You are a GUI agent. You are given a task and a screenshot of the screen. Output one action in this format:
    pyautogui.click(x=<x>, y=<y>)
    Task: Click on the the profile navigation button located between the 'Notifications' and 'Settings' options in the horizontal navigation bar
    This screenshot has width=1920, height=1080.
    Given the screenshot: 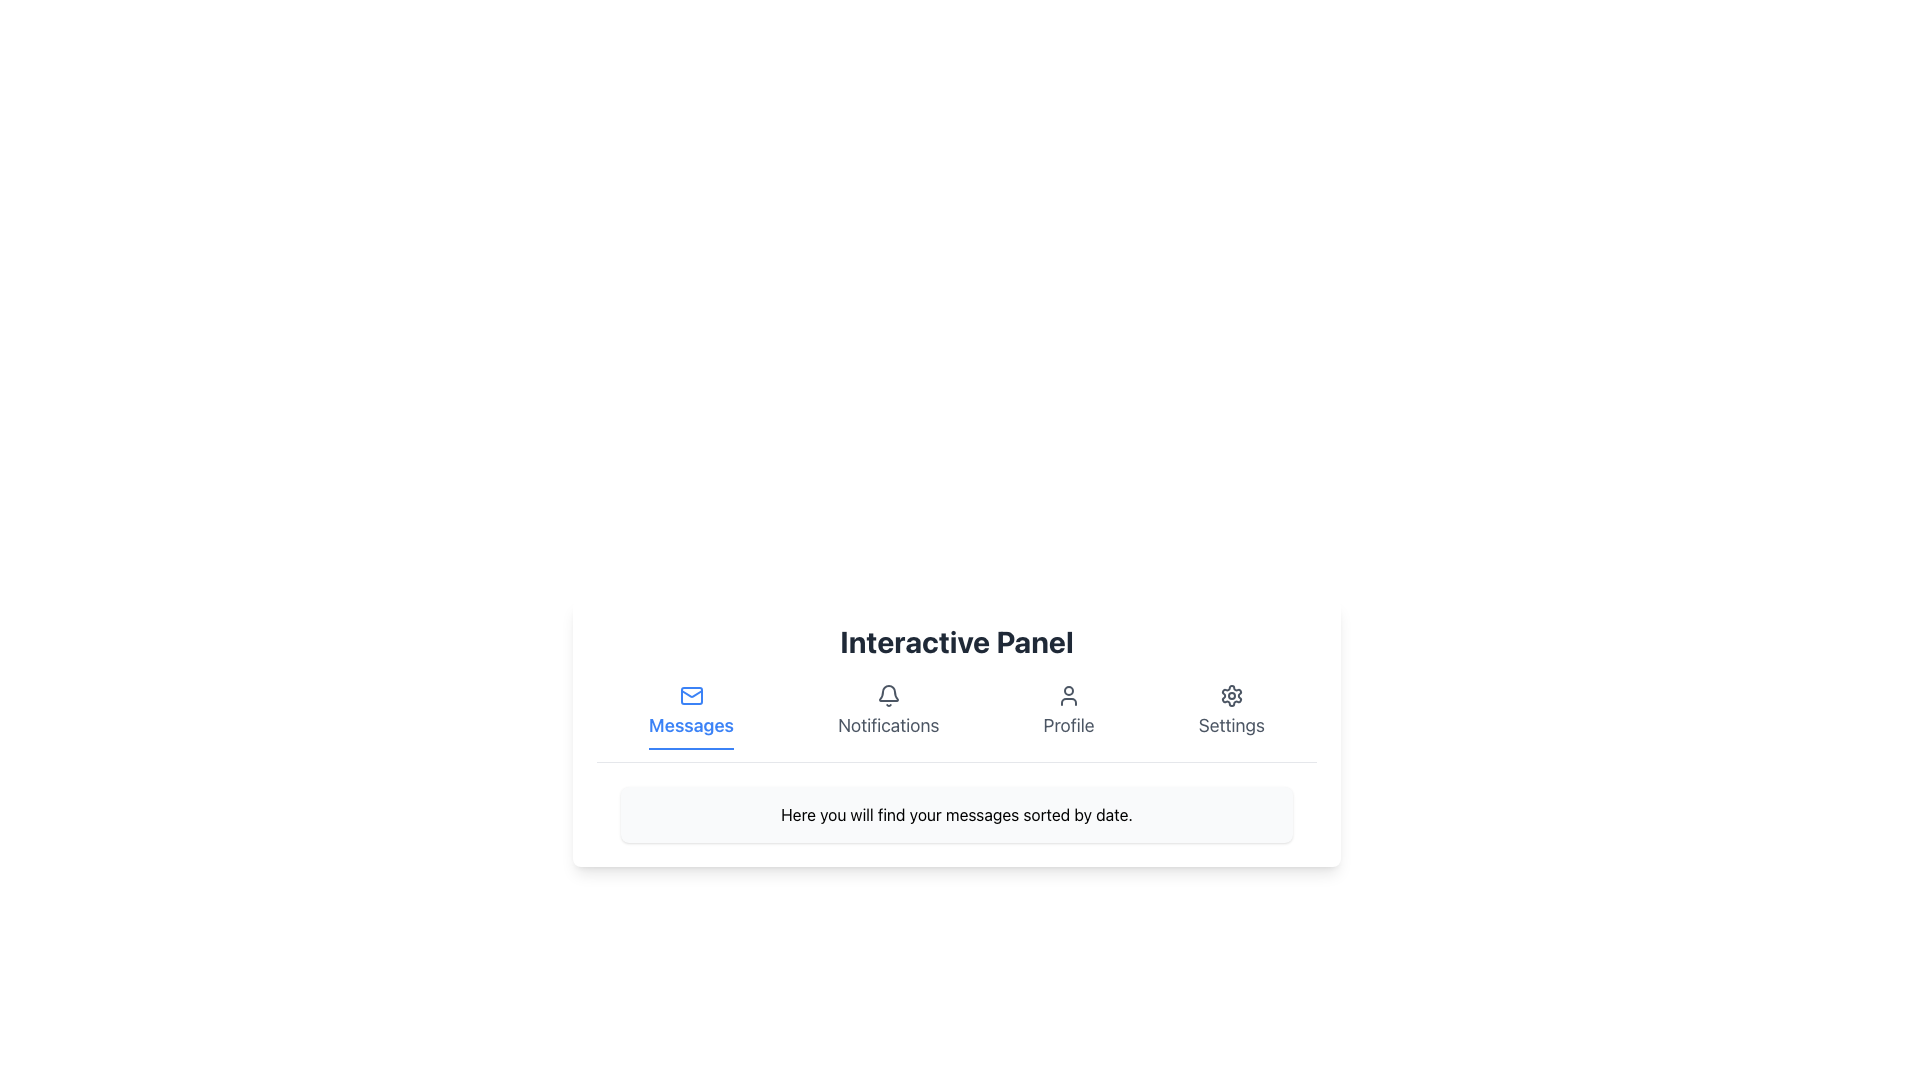 What is the action you would take?
    pyautogui.click(x=1068, y=716)
    